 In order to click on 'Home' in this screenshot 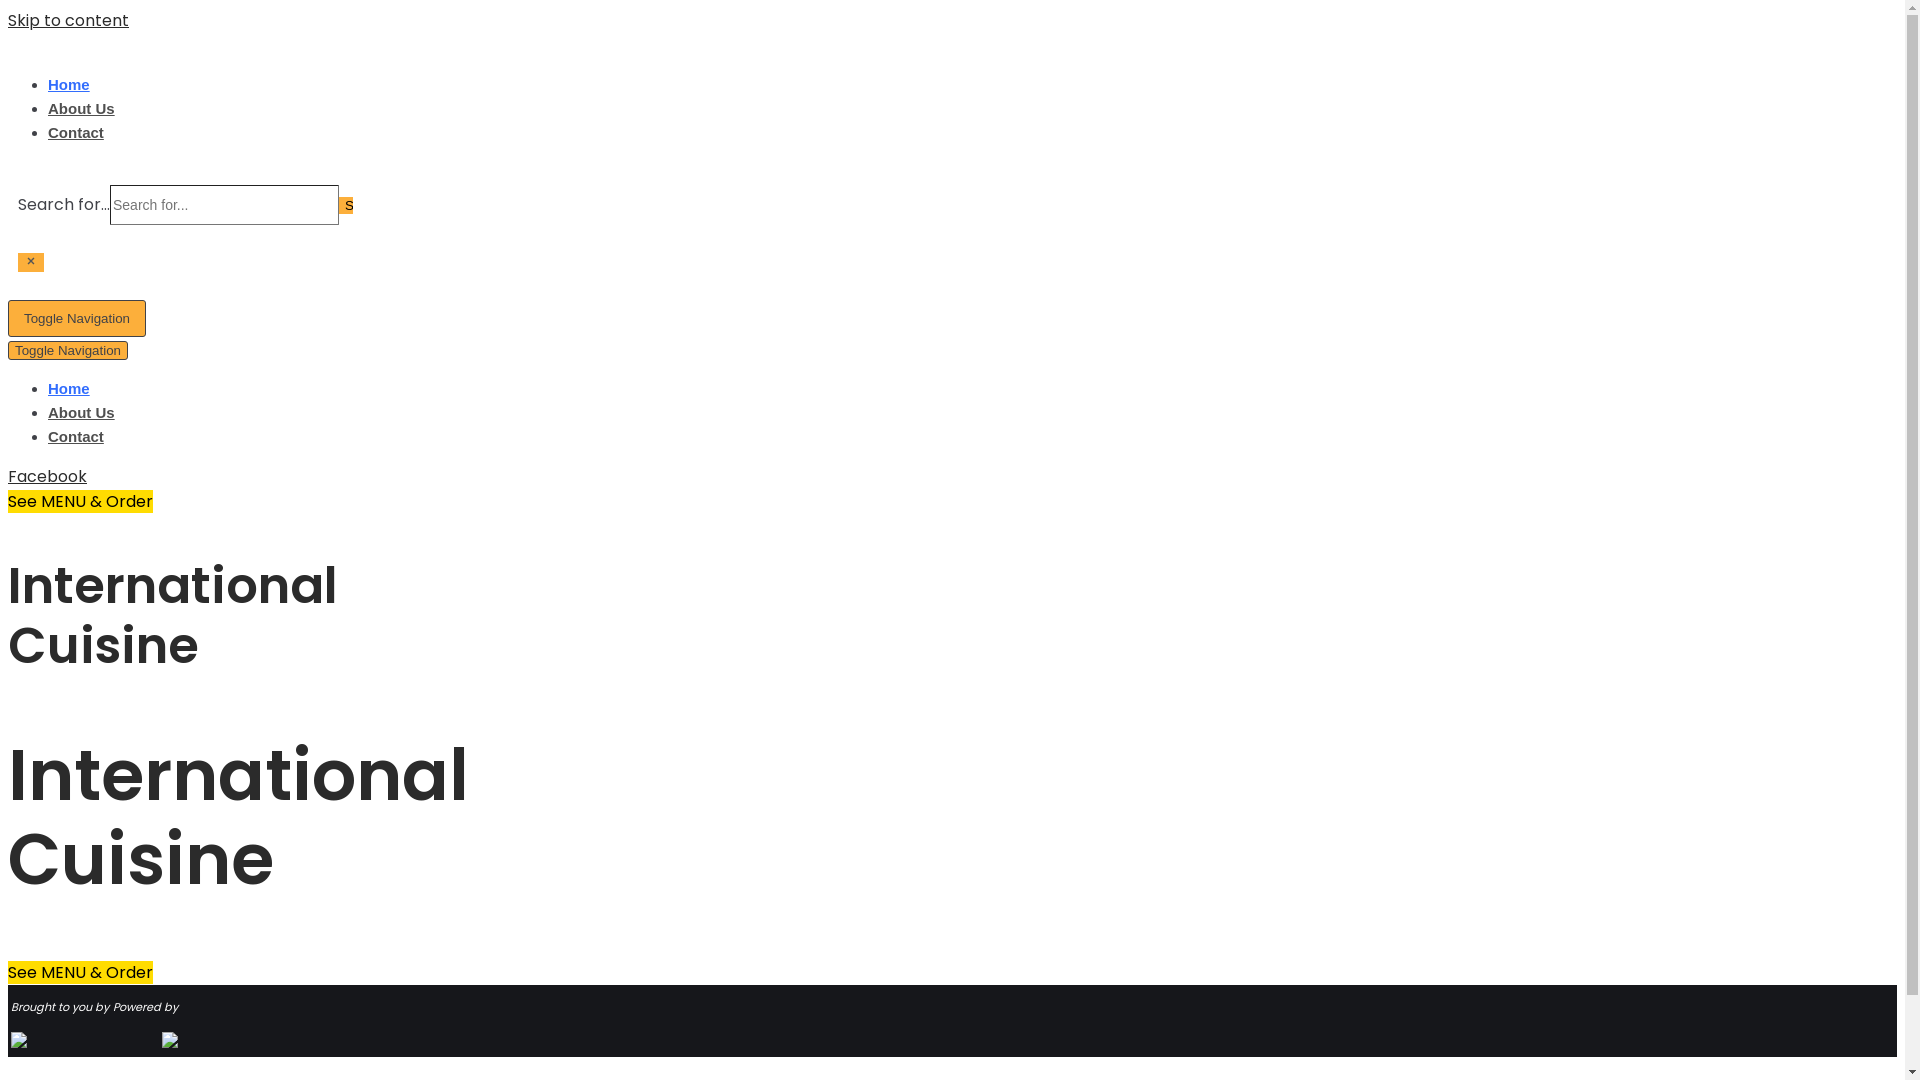, I will do `click(68, 83)`.